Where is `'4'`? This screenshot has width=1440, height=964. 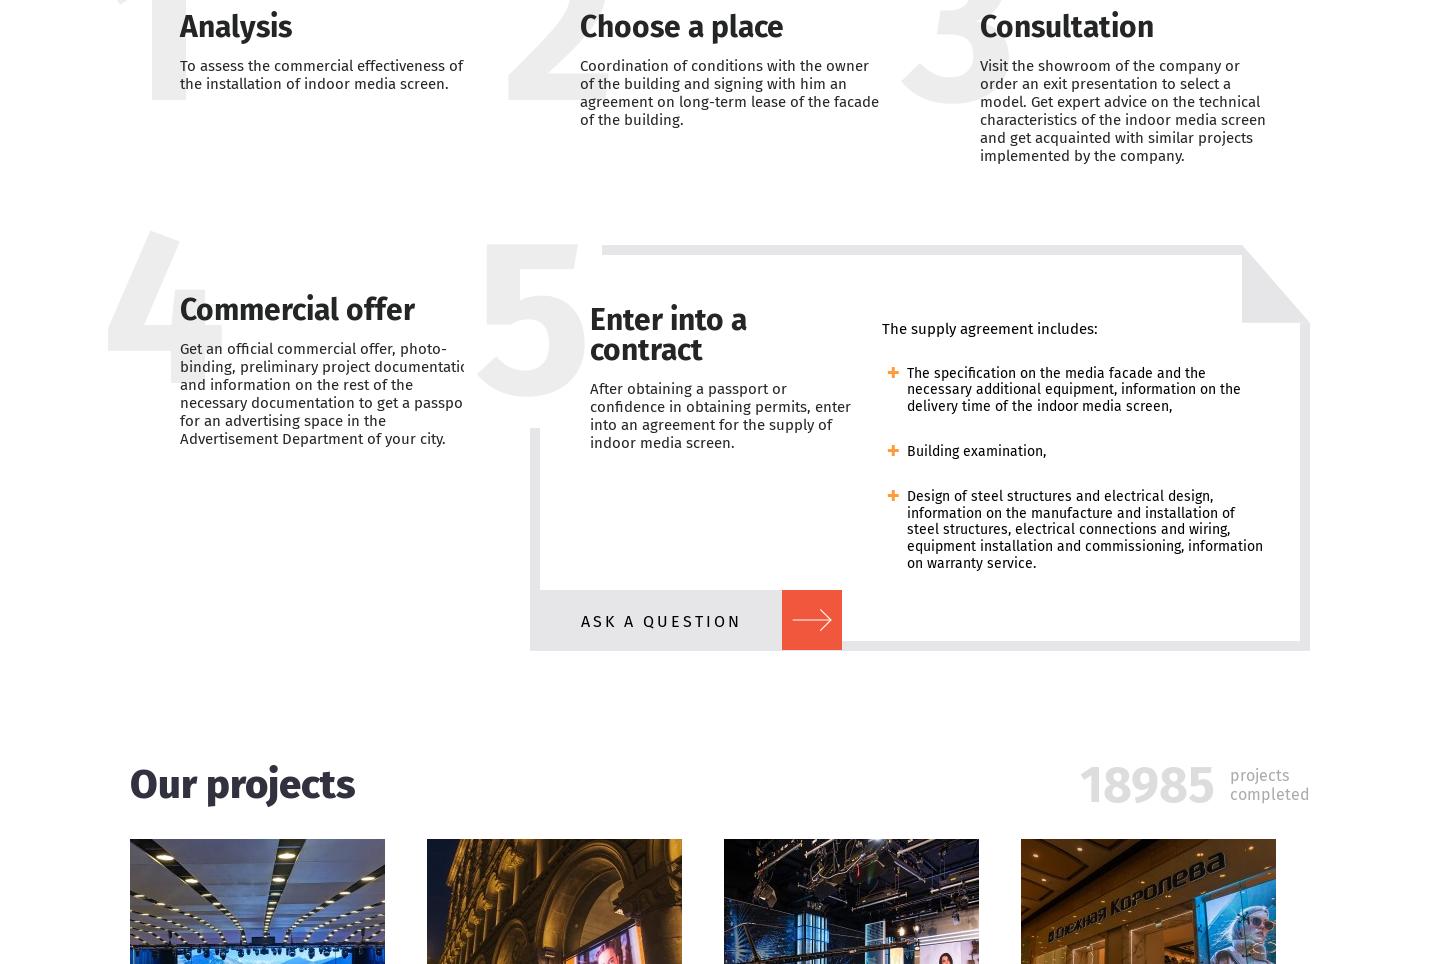
'4' is located at coordinates (163, 307).